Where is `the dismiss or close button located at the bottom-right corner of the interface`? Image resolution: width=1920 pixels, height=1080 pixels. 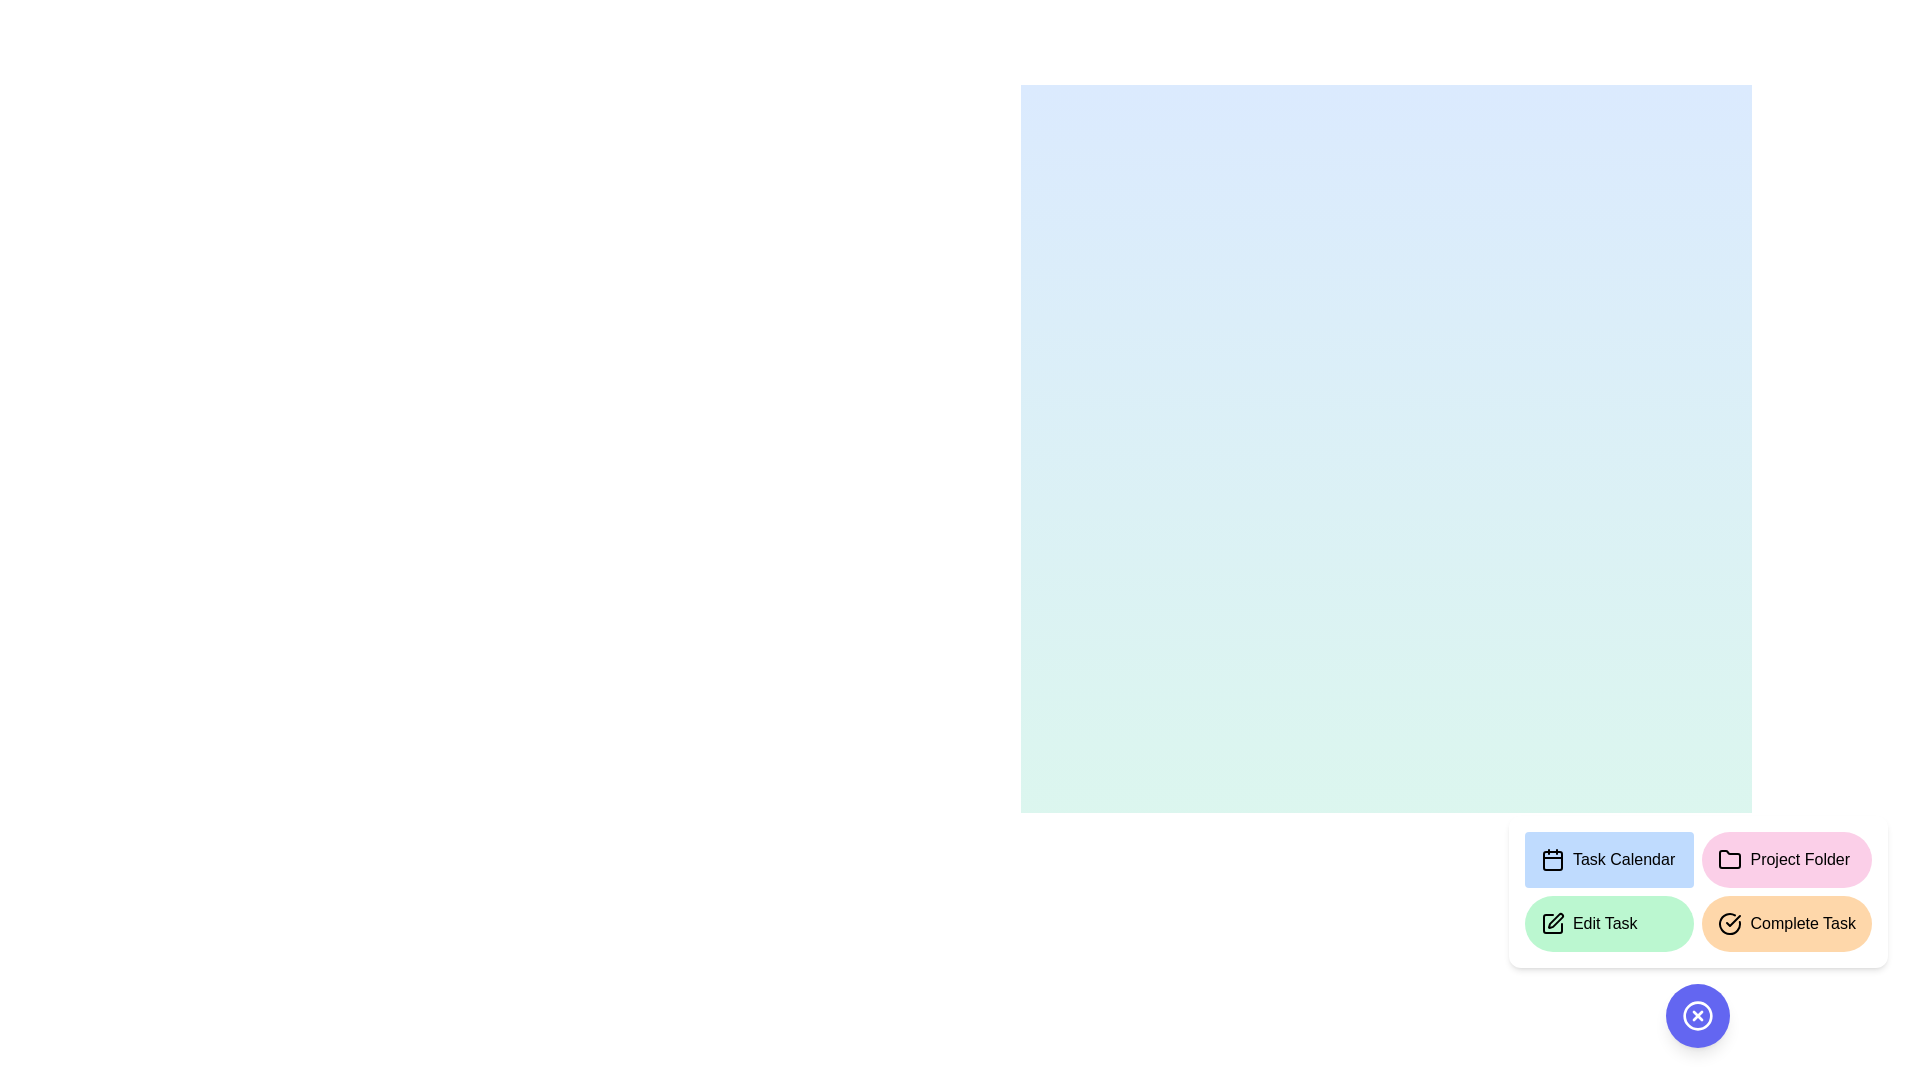
the dismiss or close button located at the bottom-right corner of the interface is located at coordinates (1697, 1015).